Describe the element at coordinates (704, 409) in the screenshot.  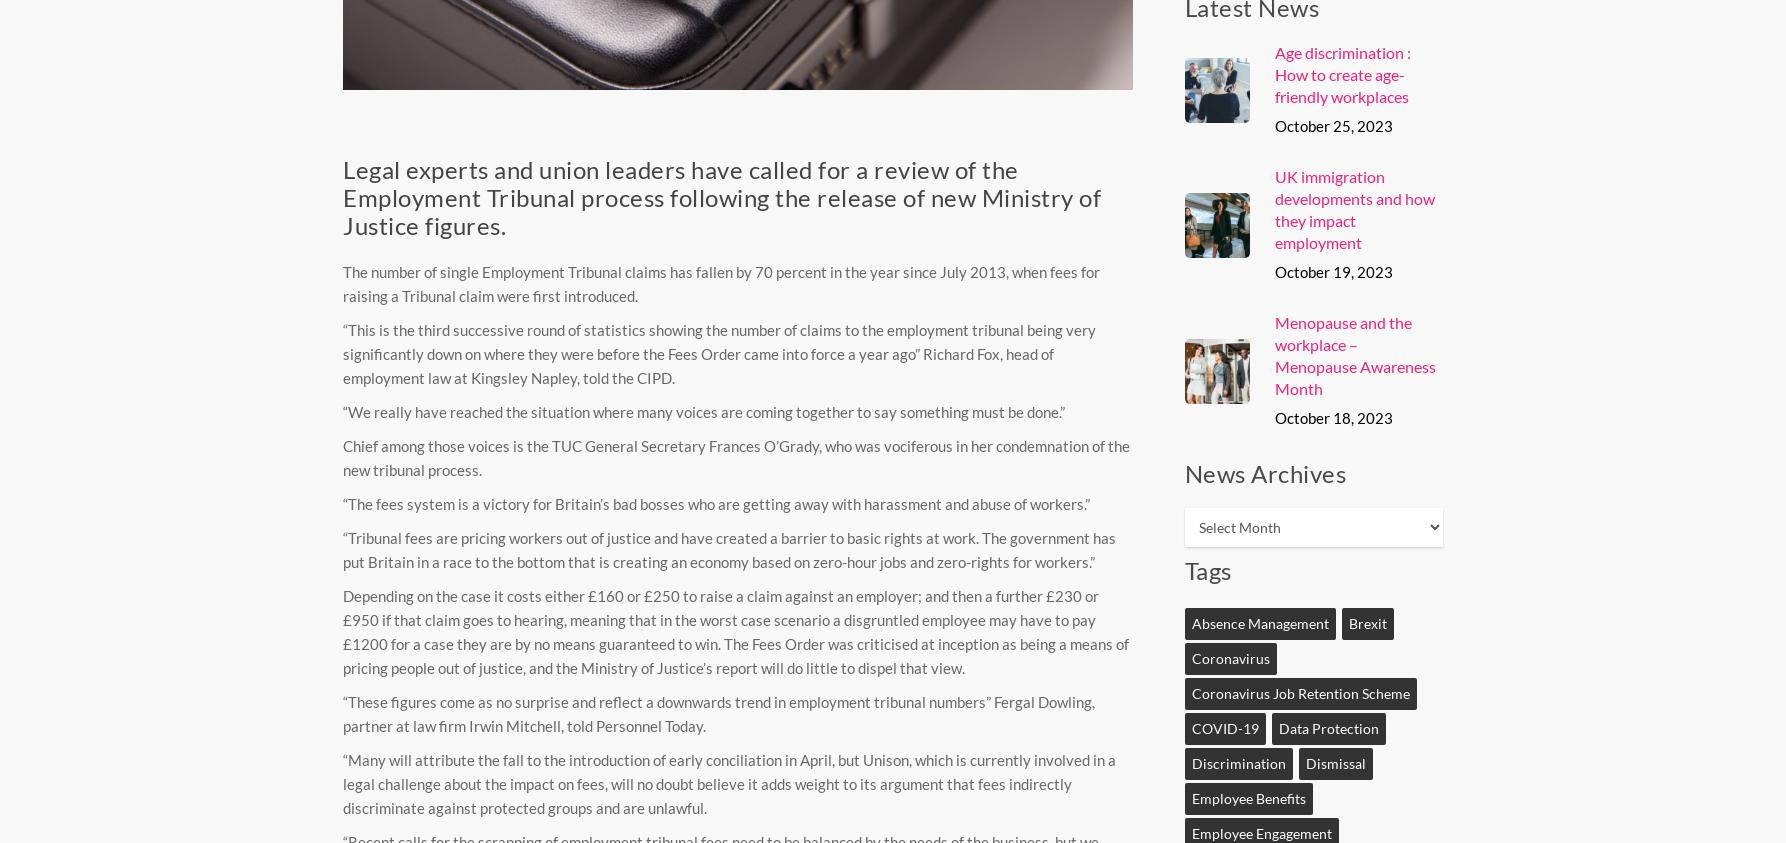
I see `'“We really have reached the situation where many voices are coming together to say something must be done.”'` at that location.